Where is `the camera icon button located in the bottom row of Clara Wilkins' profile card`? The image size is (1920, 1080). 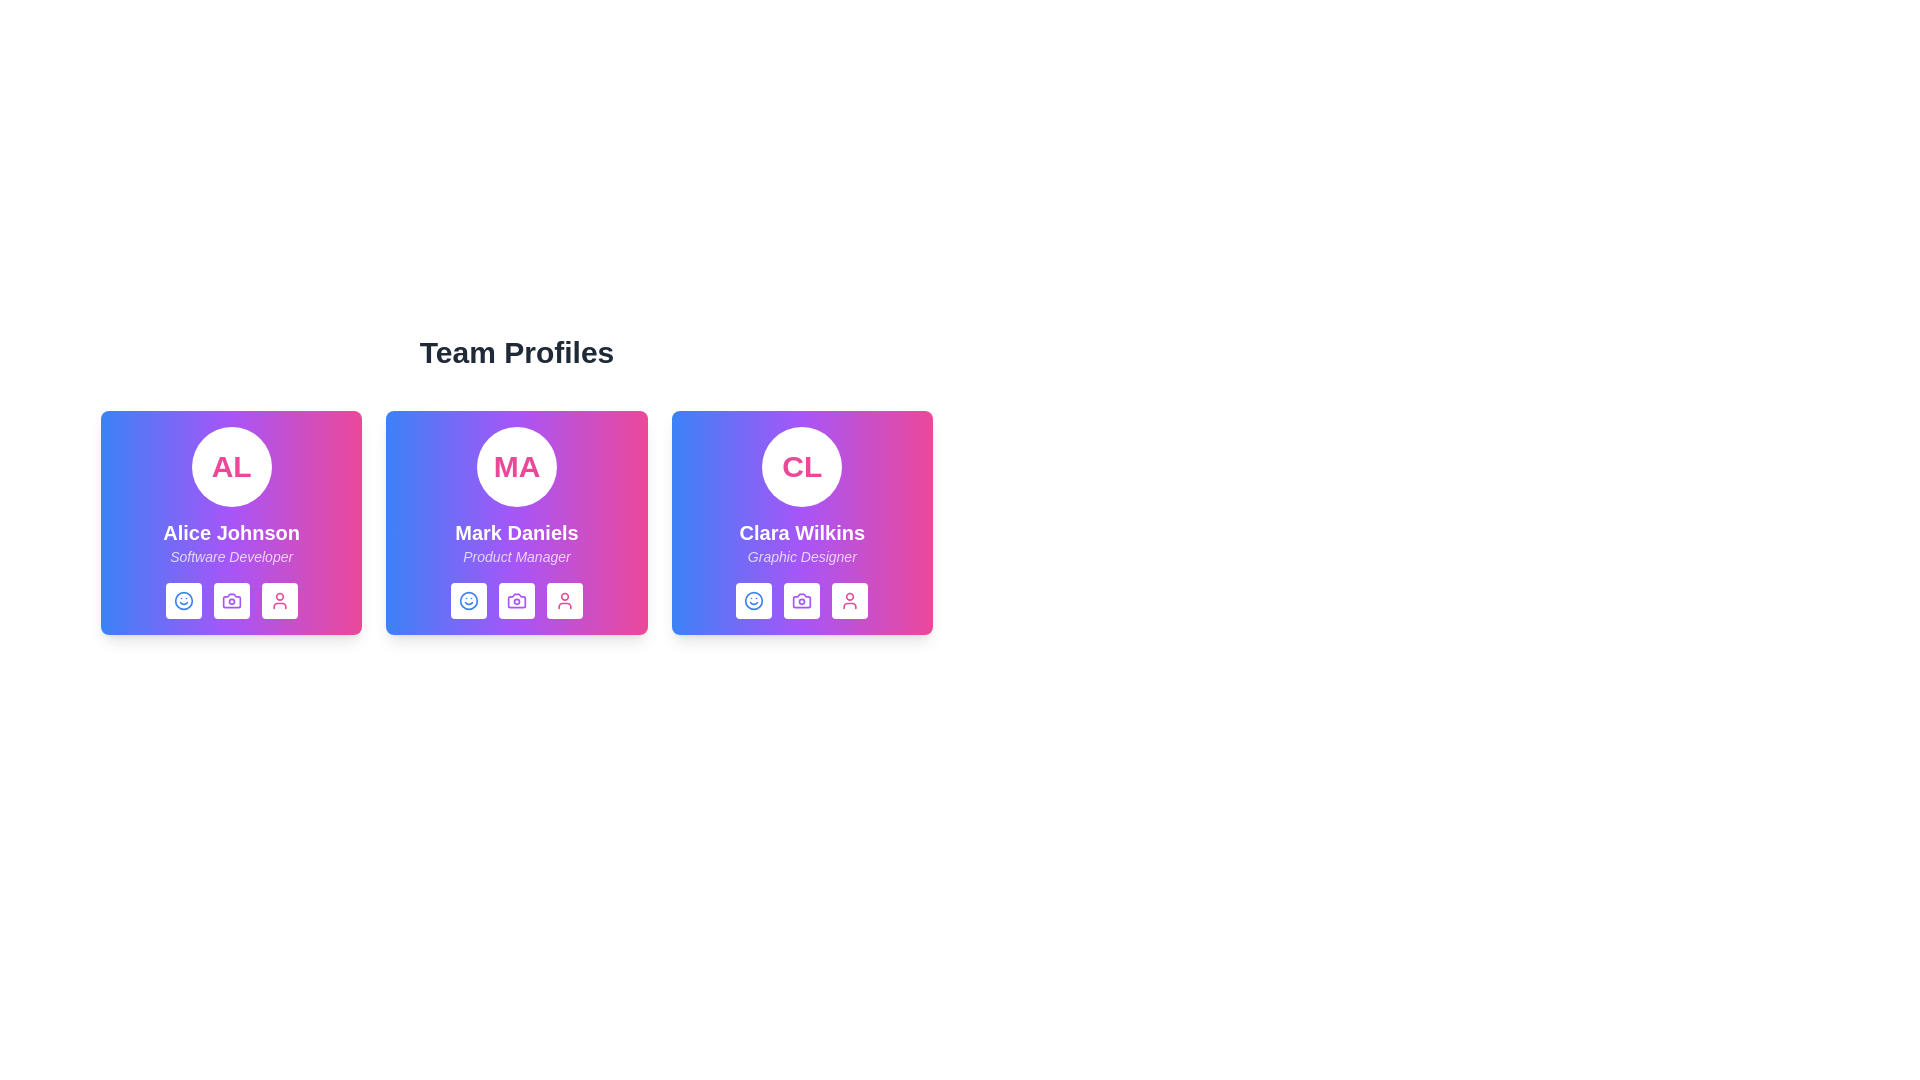 the camera icon button located in the bottom row of Clara Wilkins' profile card is located at coordinates (802, 600).